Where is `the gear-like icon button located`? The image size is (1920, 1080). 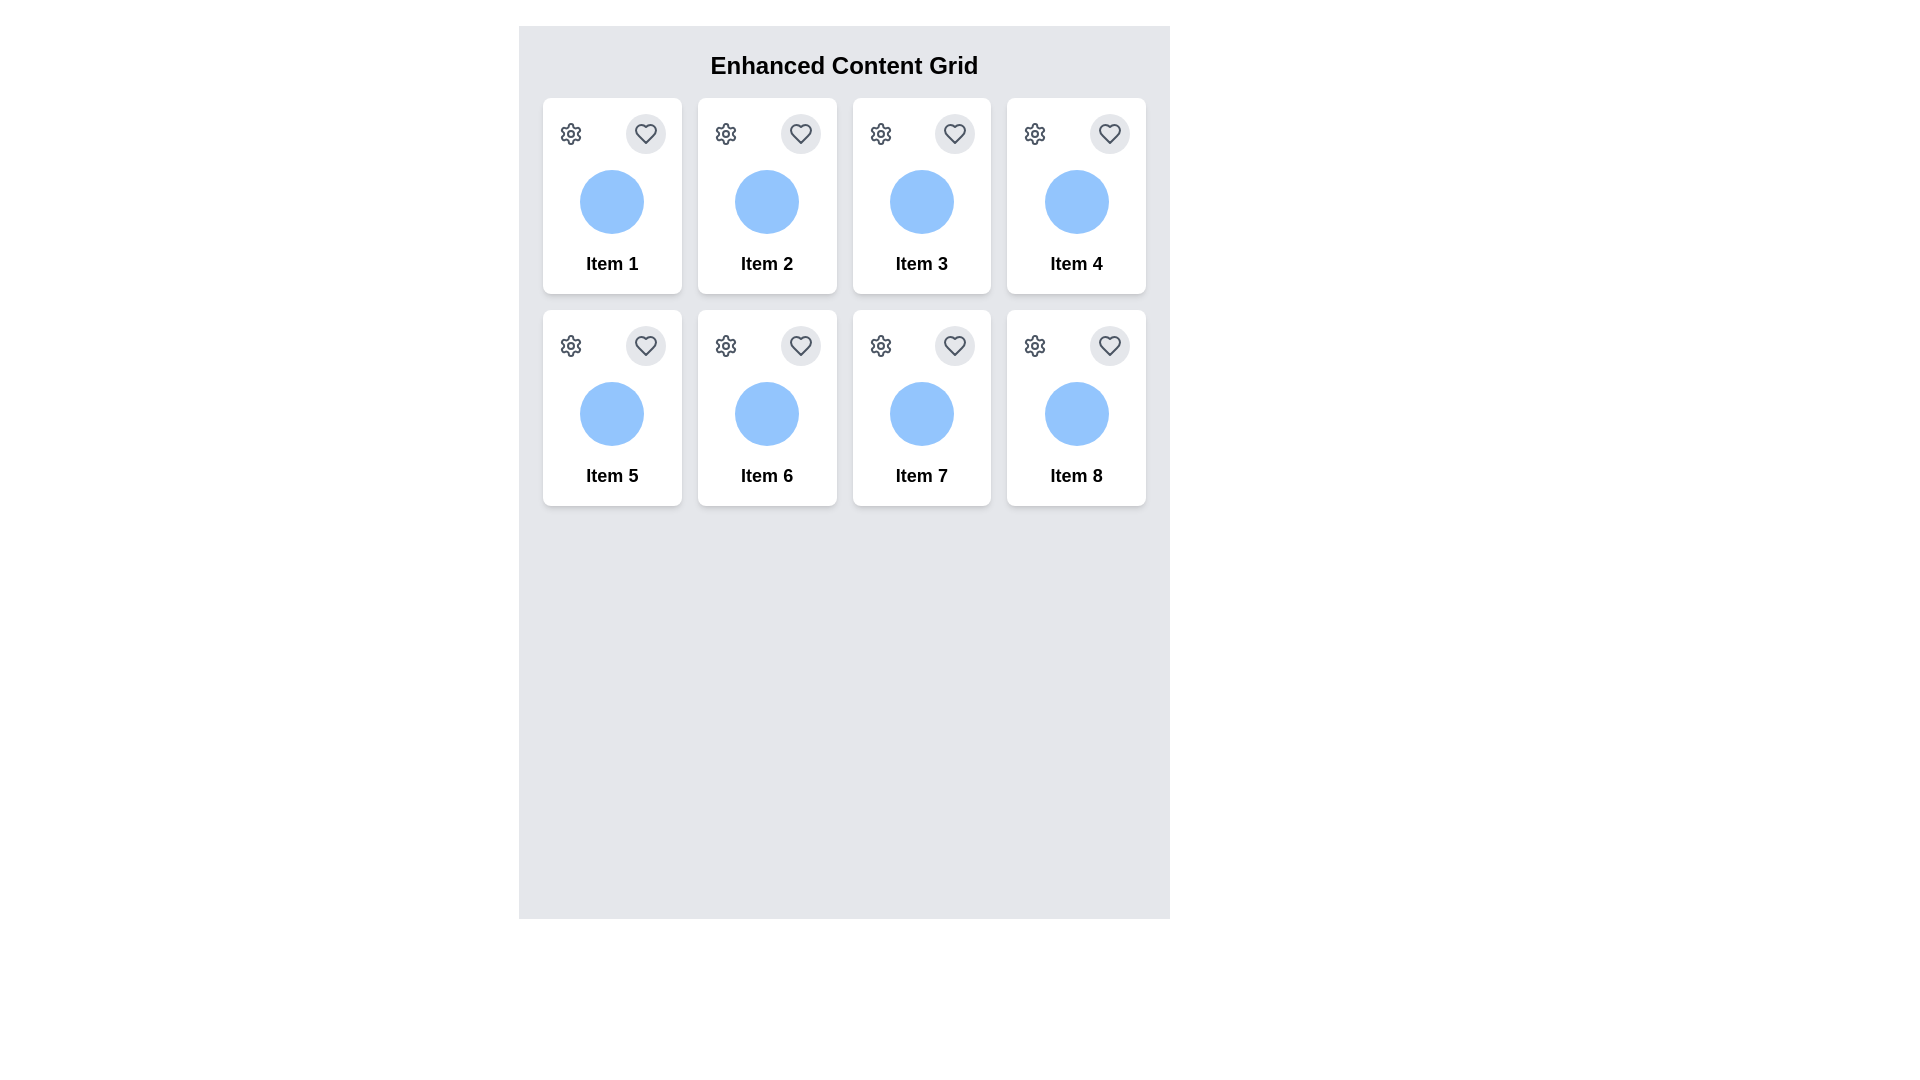
the gear-like icon button located is located at coordinates (1035, 345).